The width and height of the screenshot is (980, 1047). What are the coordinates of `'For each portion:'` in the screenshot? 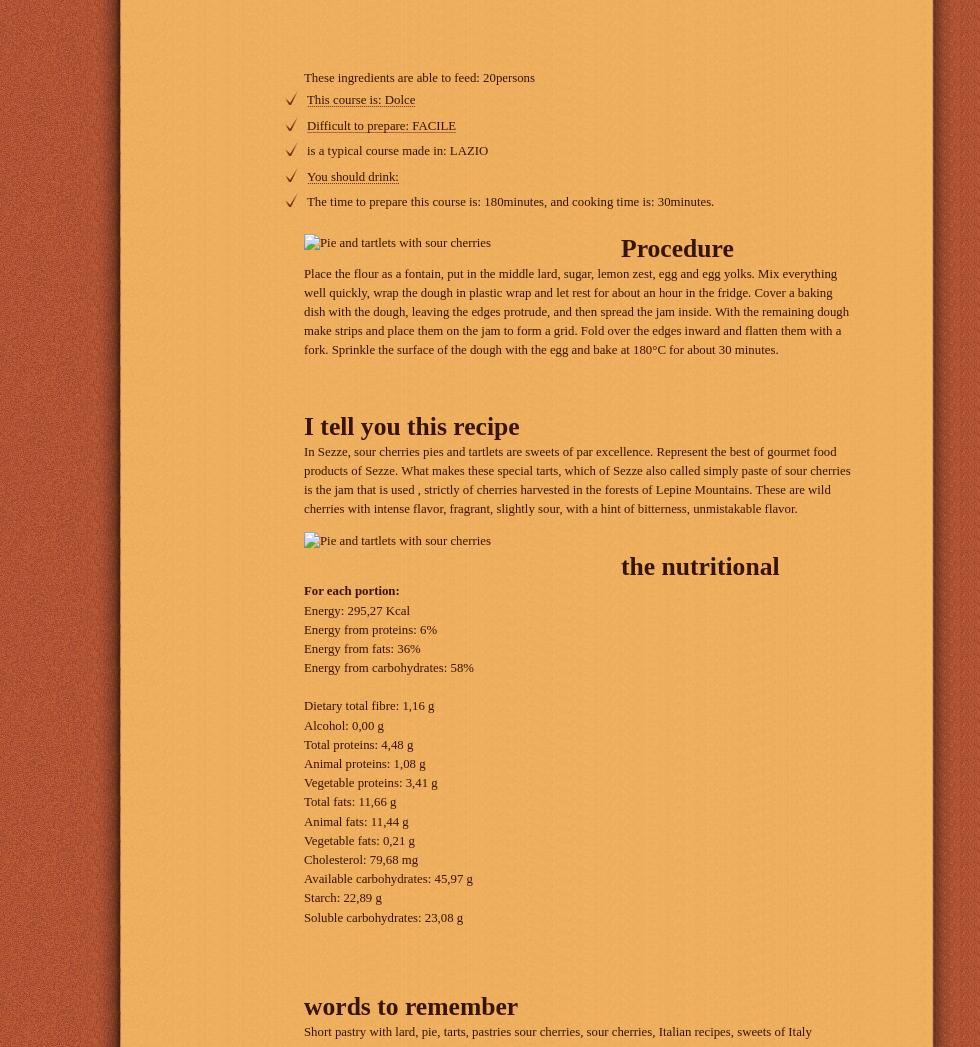 It's located at (351, 590).